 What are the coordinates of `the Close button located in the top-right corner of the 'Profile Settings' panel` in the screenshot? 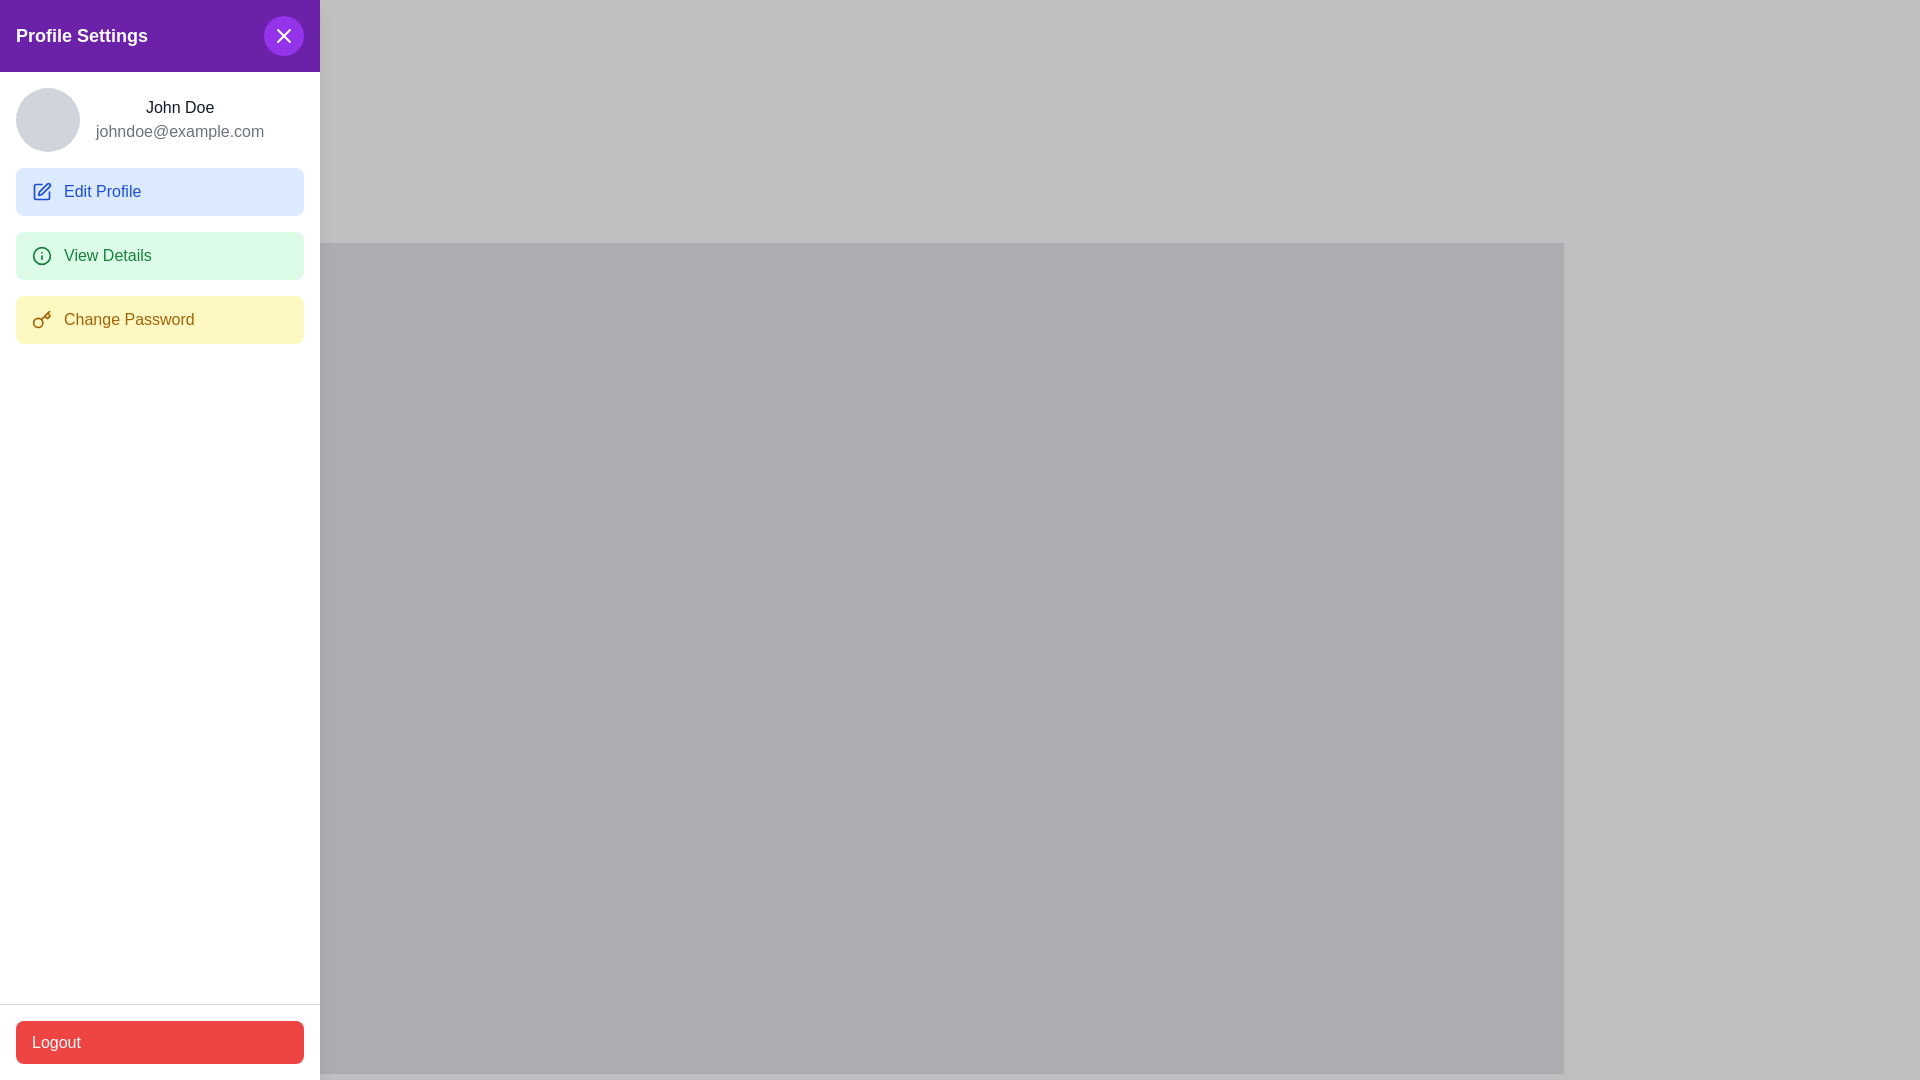 It's located at (282, 35).